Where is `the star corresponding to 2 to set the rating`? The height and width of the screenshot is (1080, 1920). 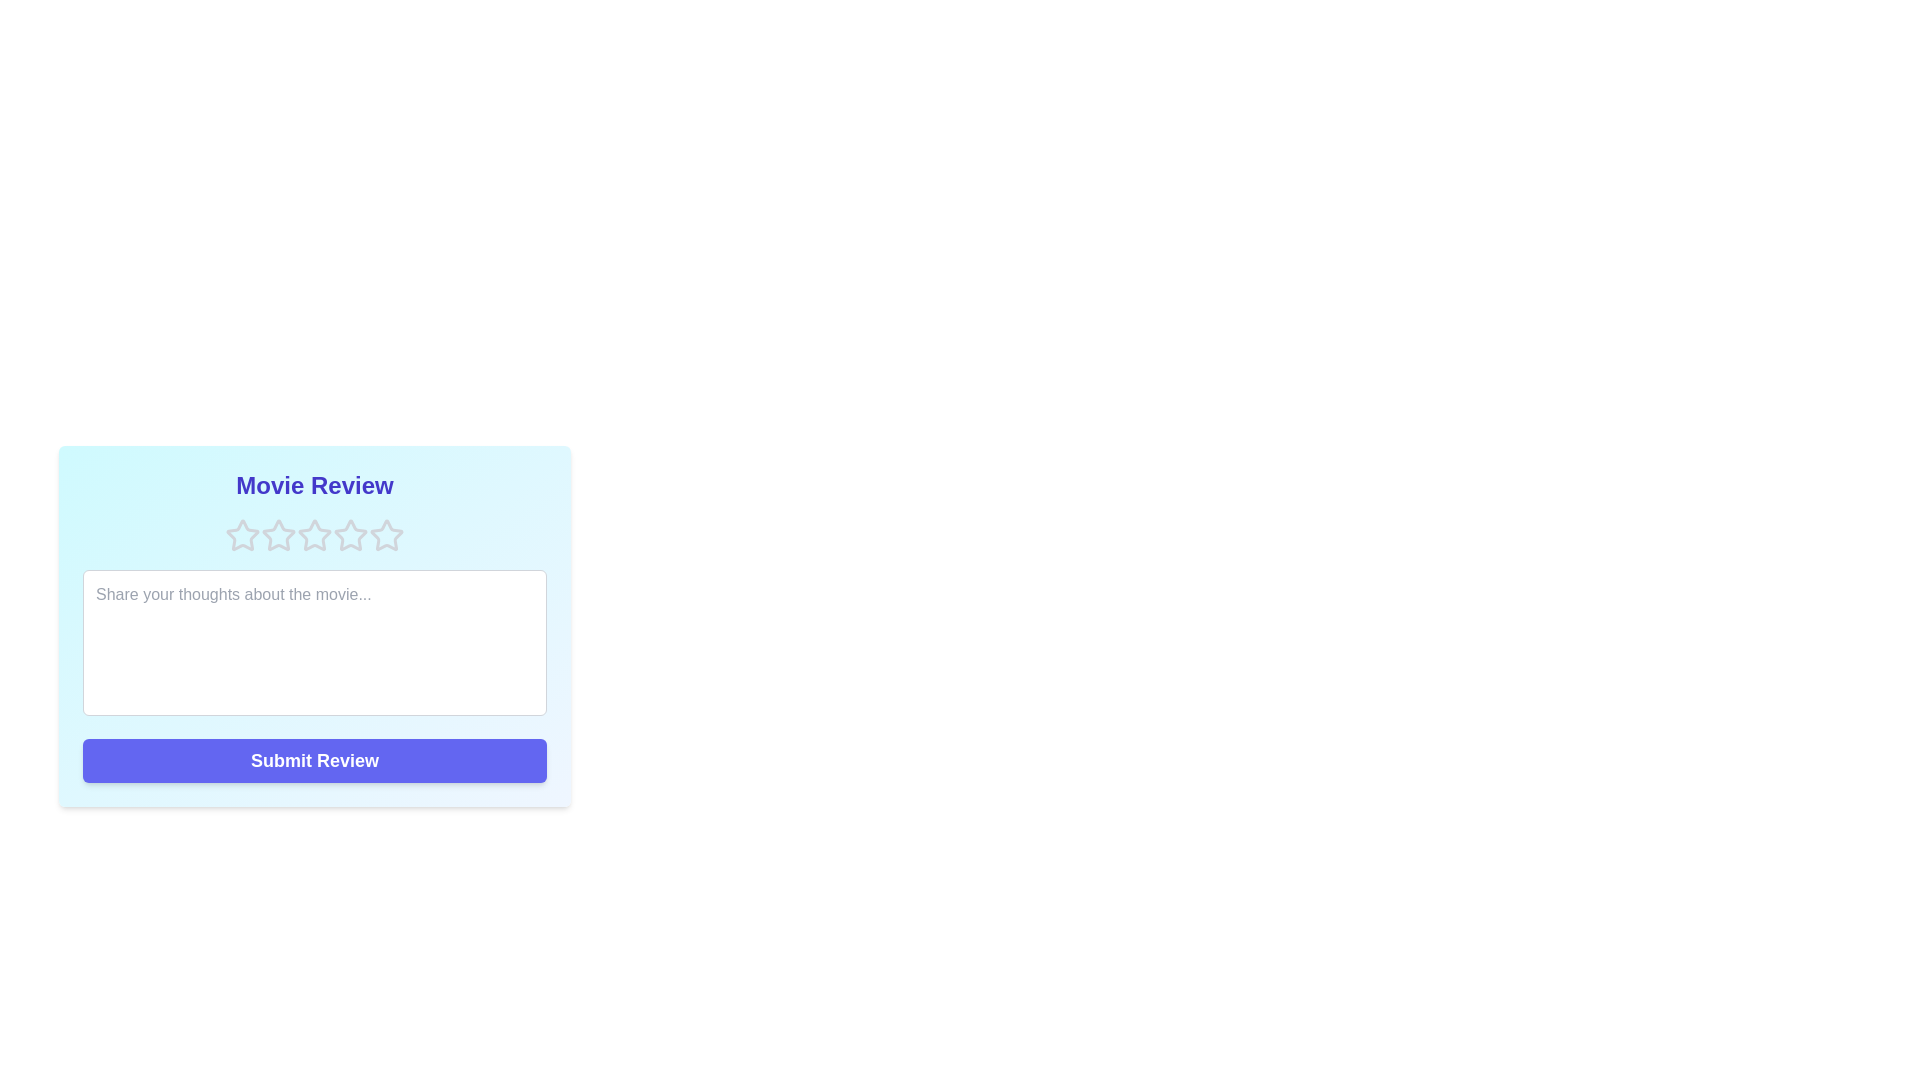 the star corresponding to 2 to set the rating is located at coordinates (277, 535).